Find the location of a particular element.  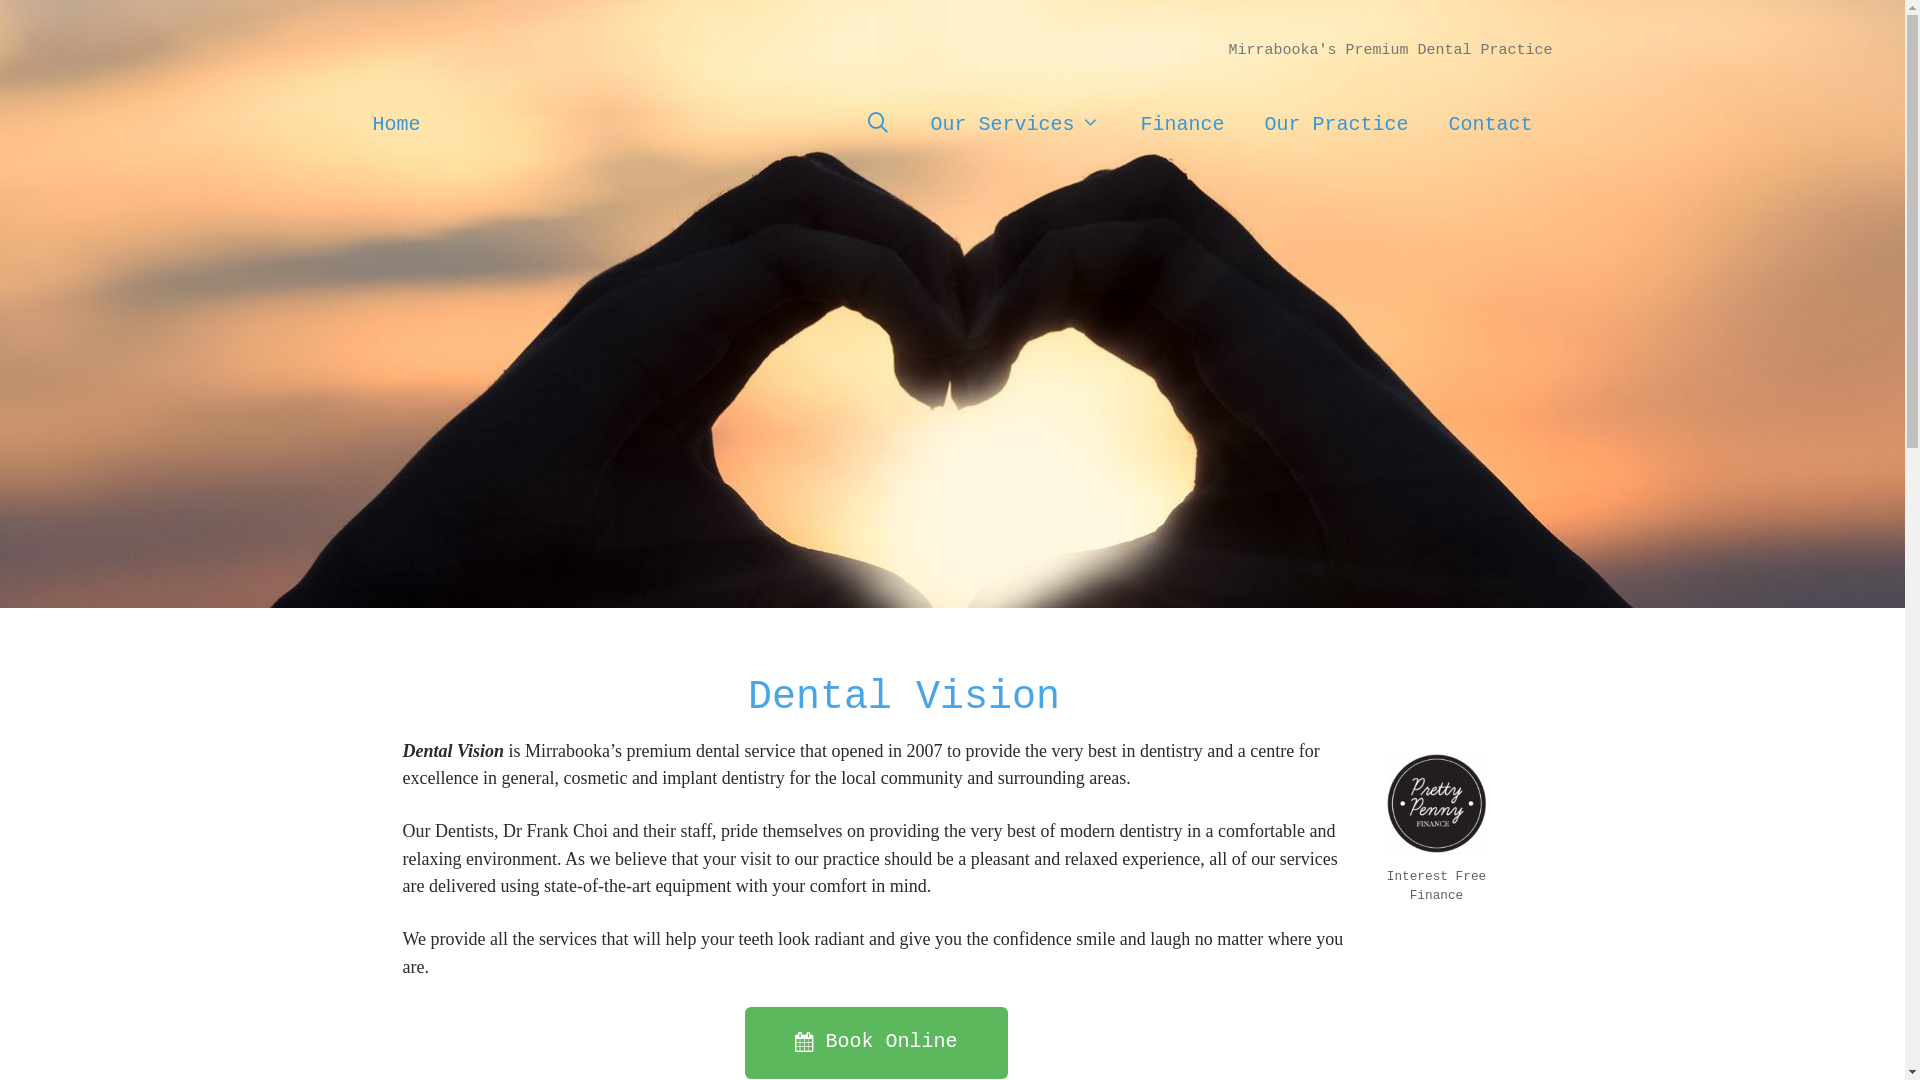

'Finance' is located at coordinates (1118, 123).